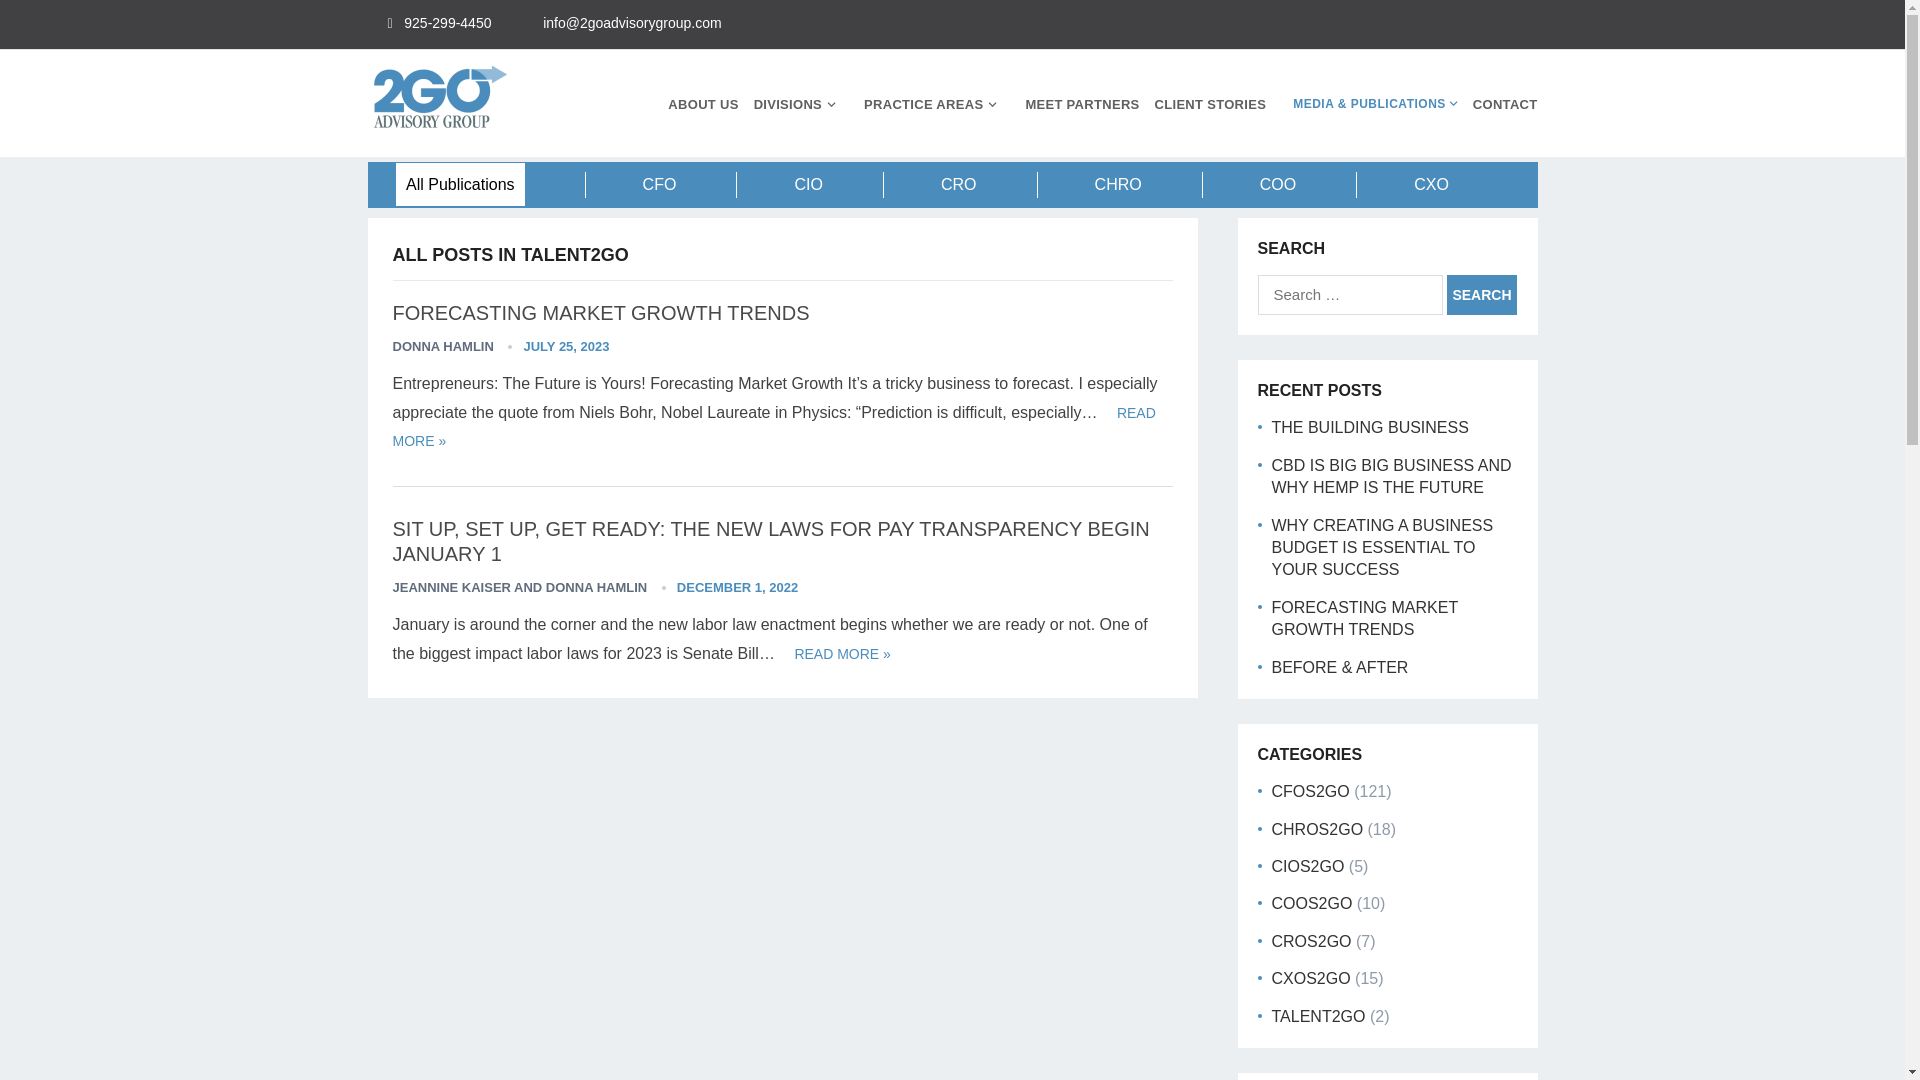  What do you see at coordinates (1311, 977) in the screenshot?
I see `'CXOS2GO'` at bounding box center [1311, 977].